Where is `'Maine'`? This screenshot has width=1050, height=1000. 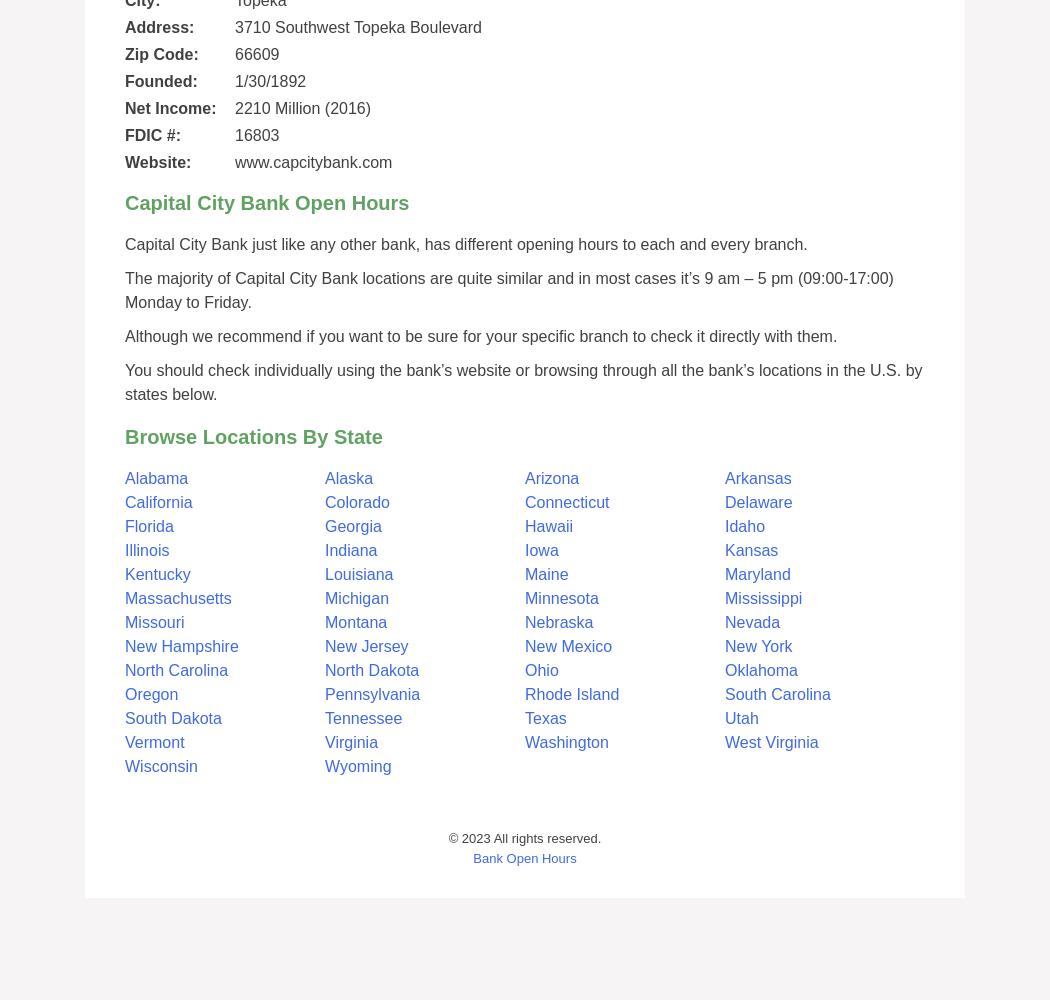 'Maine' is located at coordinates (546, 573).